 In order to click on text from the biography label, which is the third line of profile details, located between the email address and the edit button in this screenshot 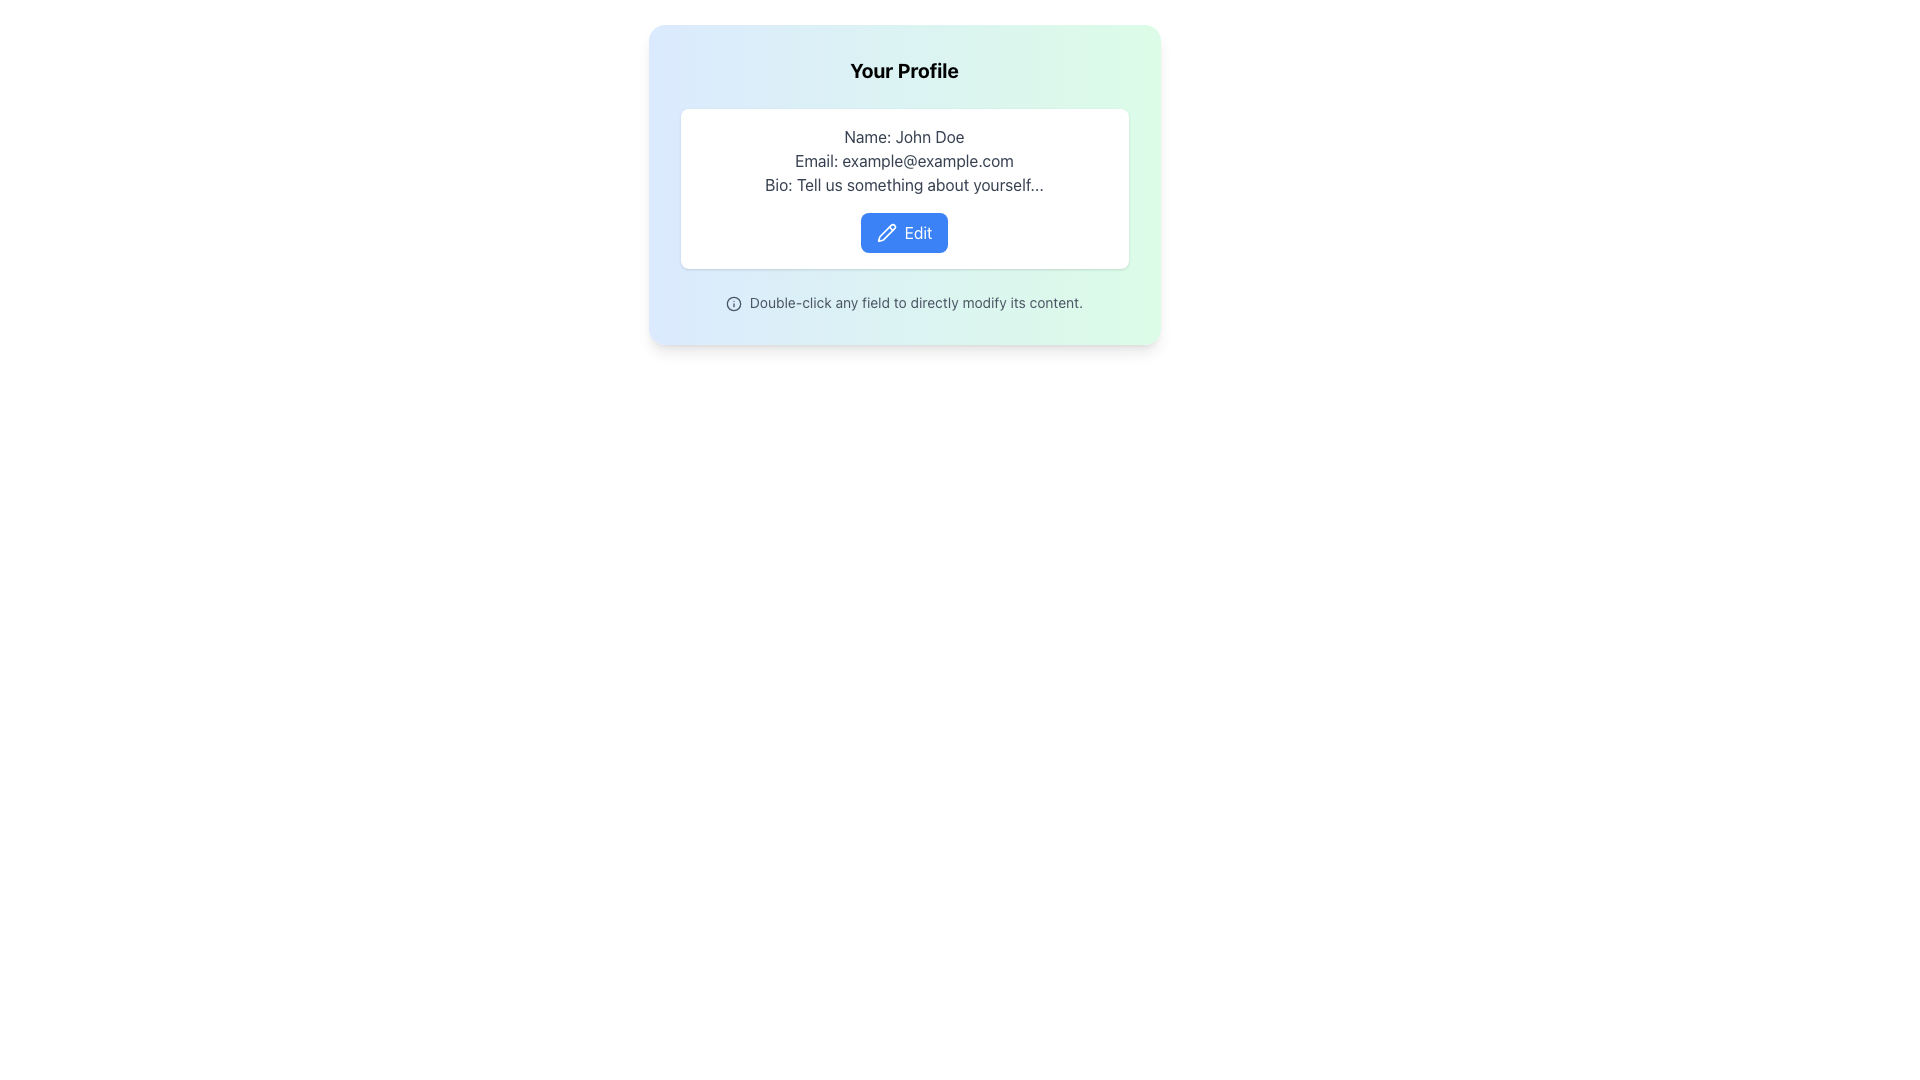, I will do `click(903, 185)`.